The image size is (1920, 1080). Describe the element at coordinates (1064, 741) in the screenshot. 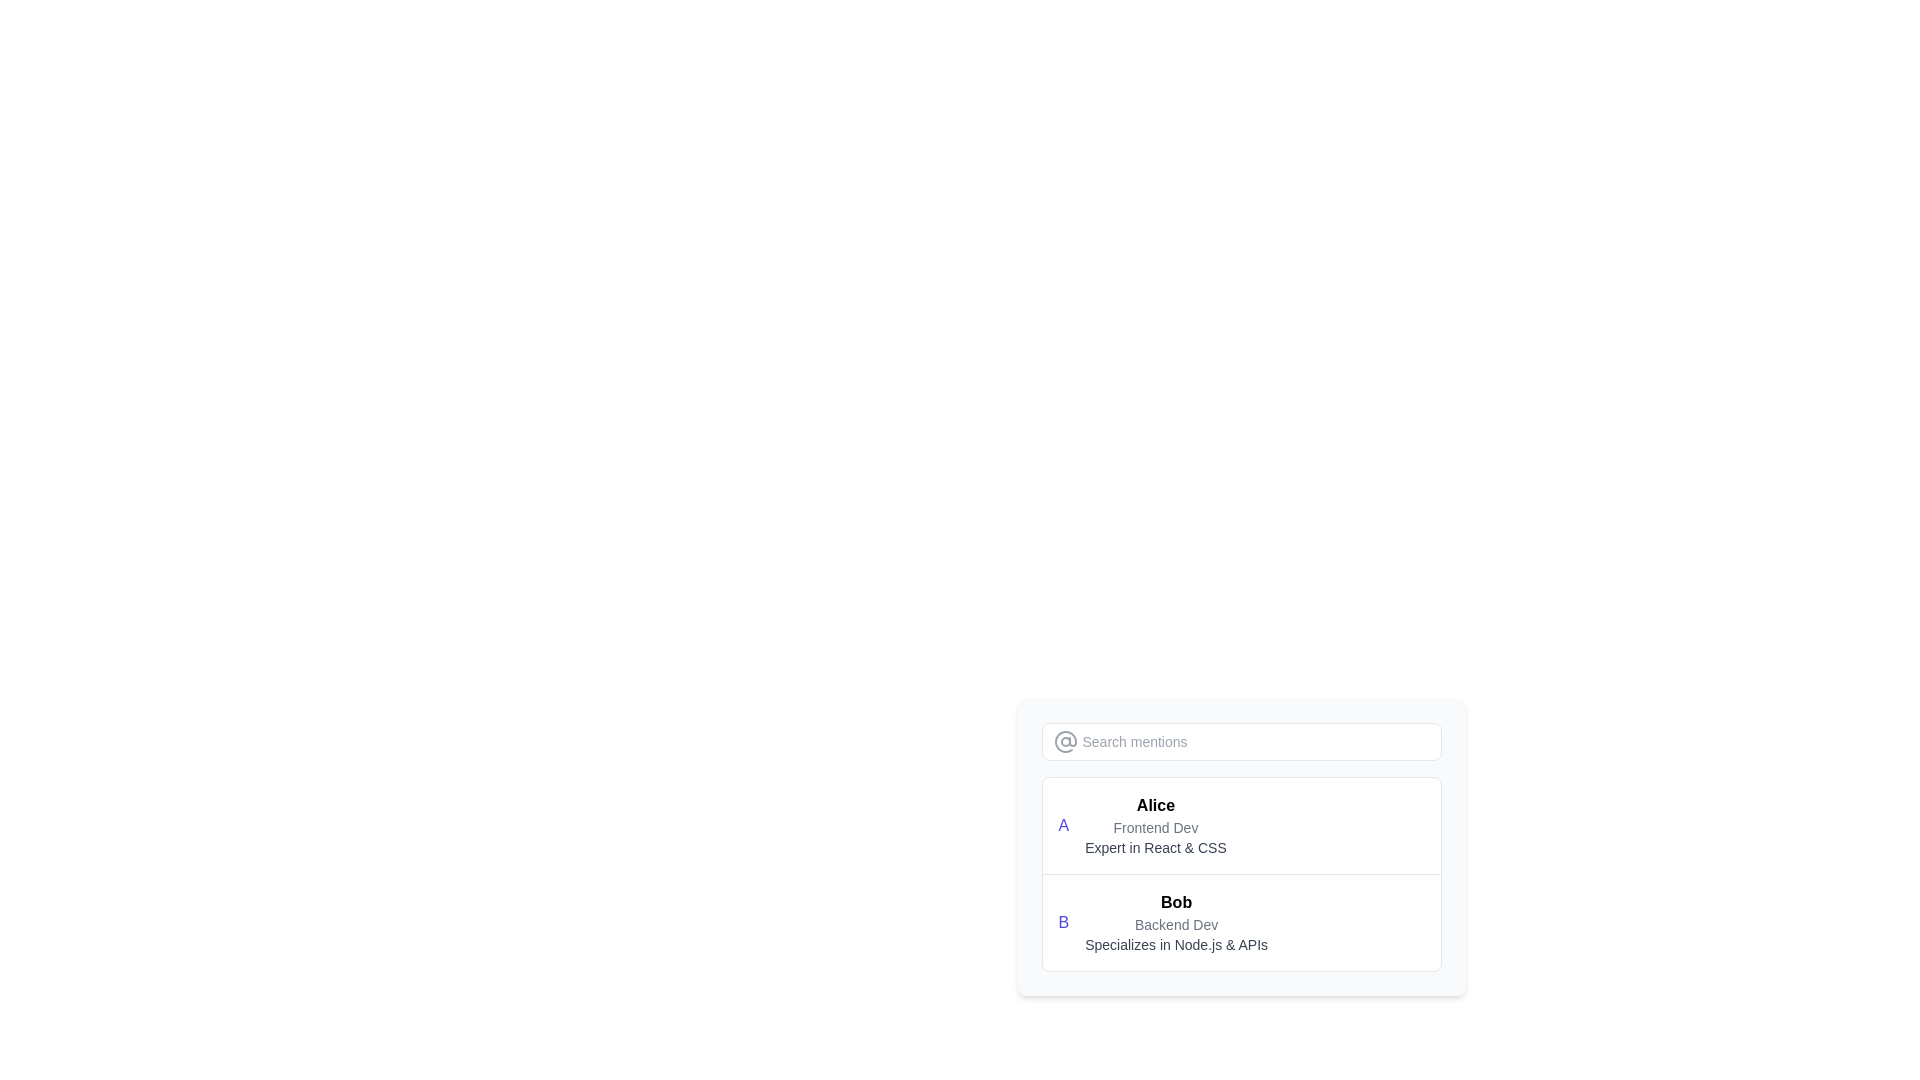

I see `the small gray '@' icon located inside the search bar to the left of the text input field` at that location.